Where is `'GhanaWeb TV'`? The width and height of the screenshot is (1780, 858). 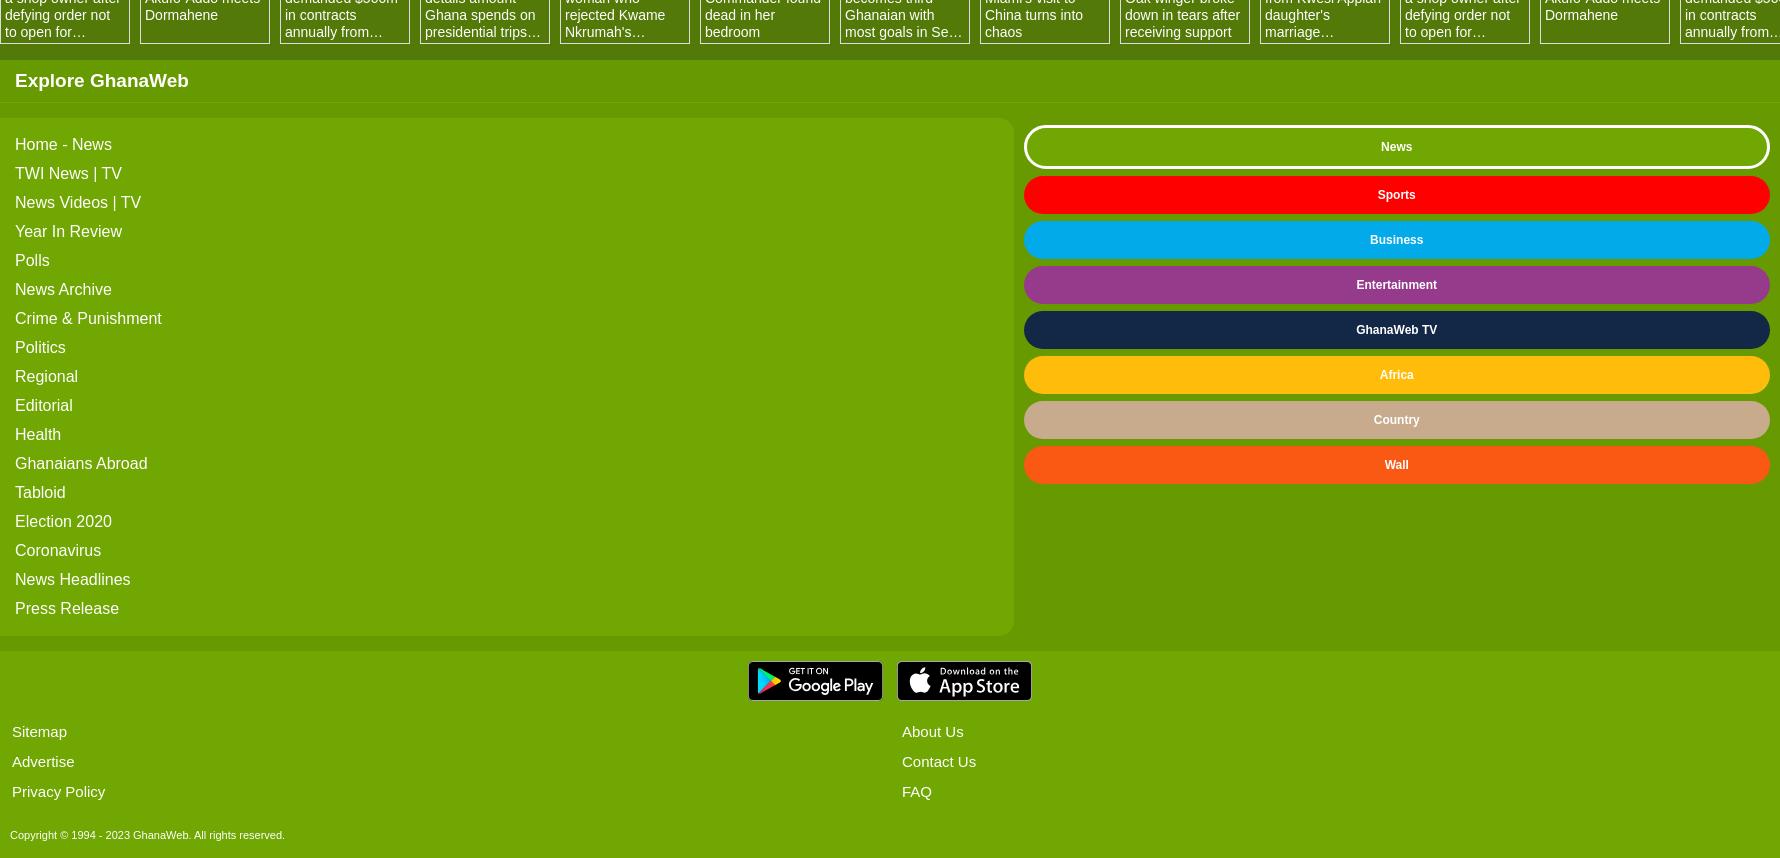
'GhanaWeb TV' is located at coordinates (1396, 327).